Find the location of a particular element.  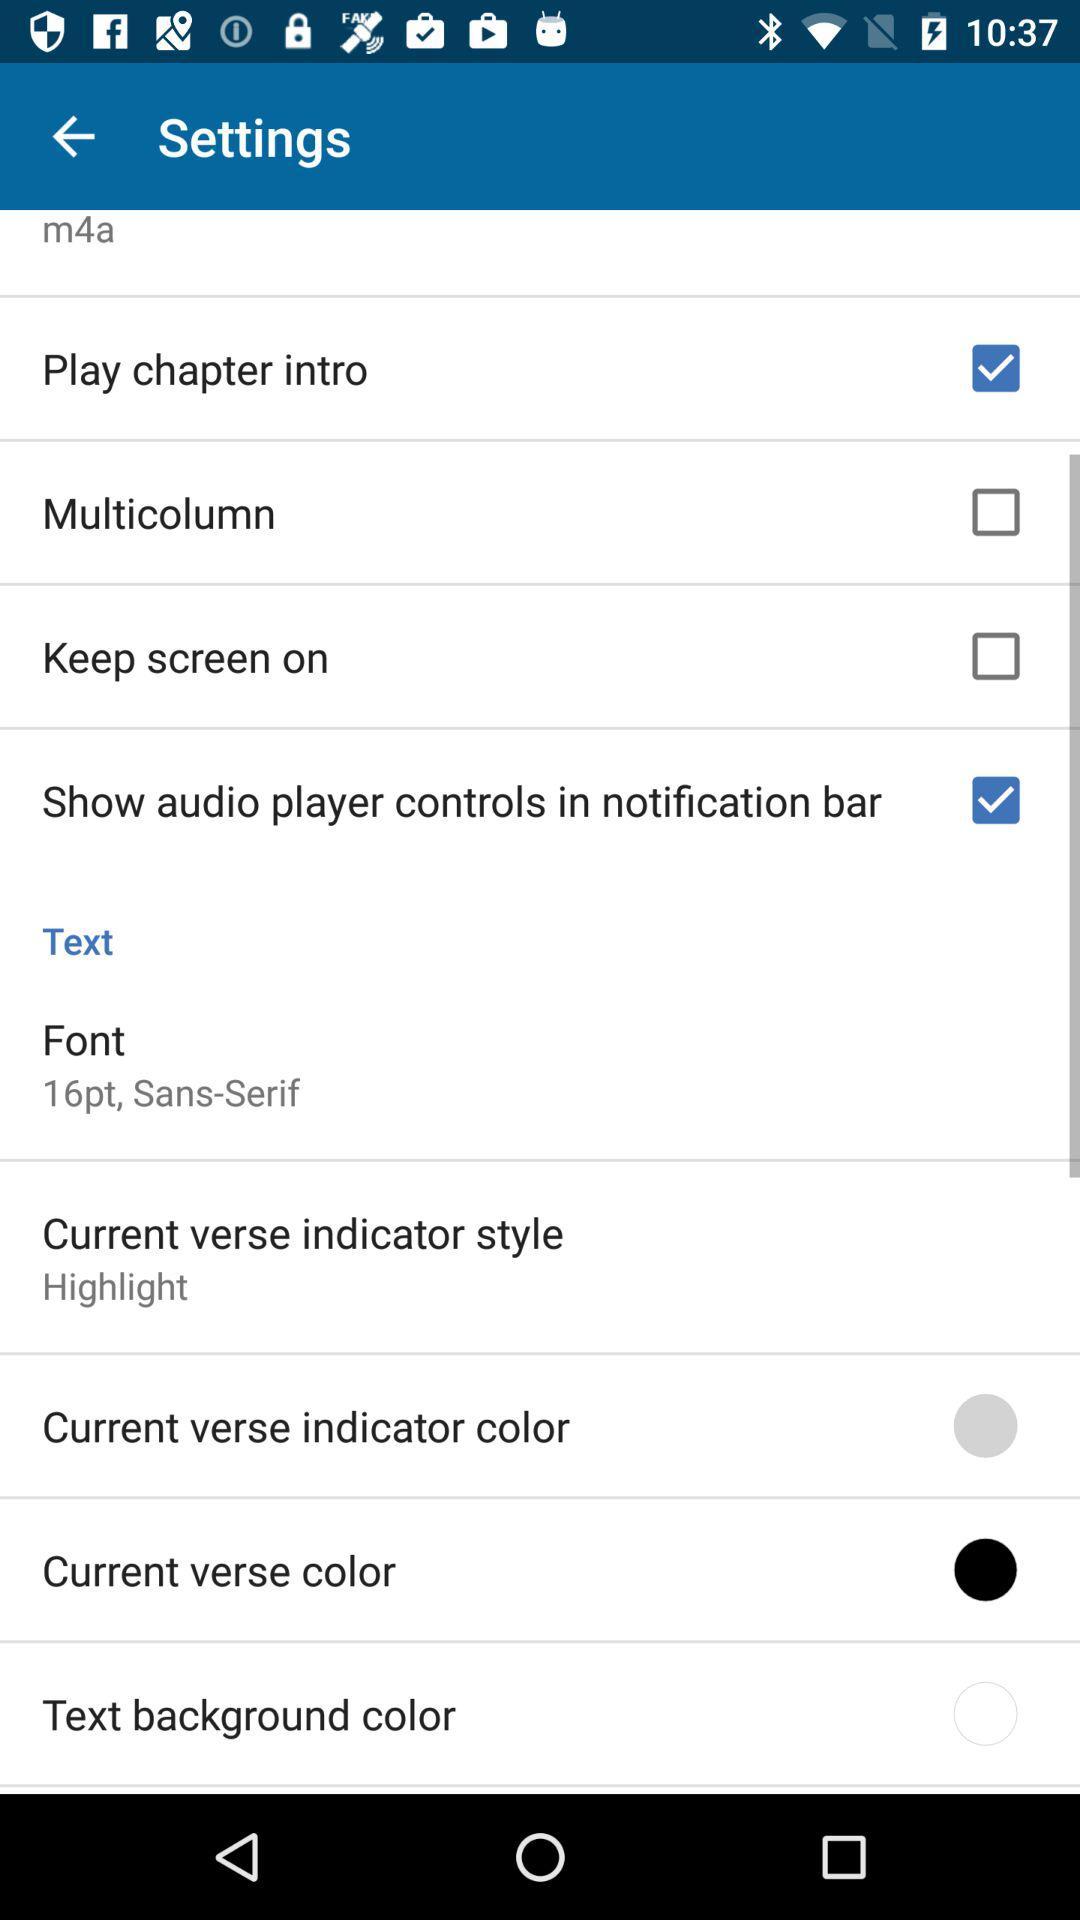

item above 16pt, sans-serif item is located at coordinates (82, 1032).